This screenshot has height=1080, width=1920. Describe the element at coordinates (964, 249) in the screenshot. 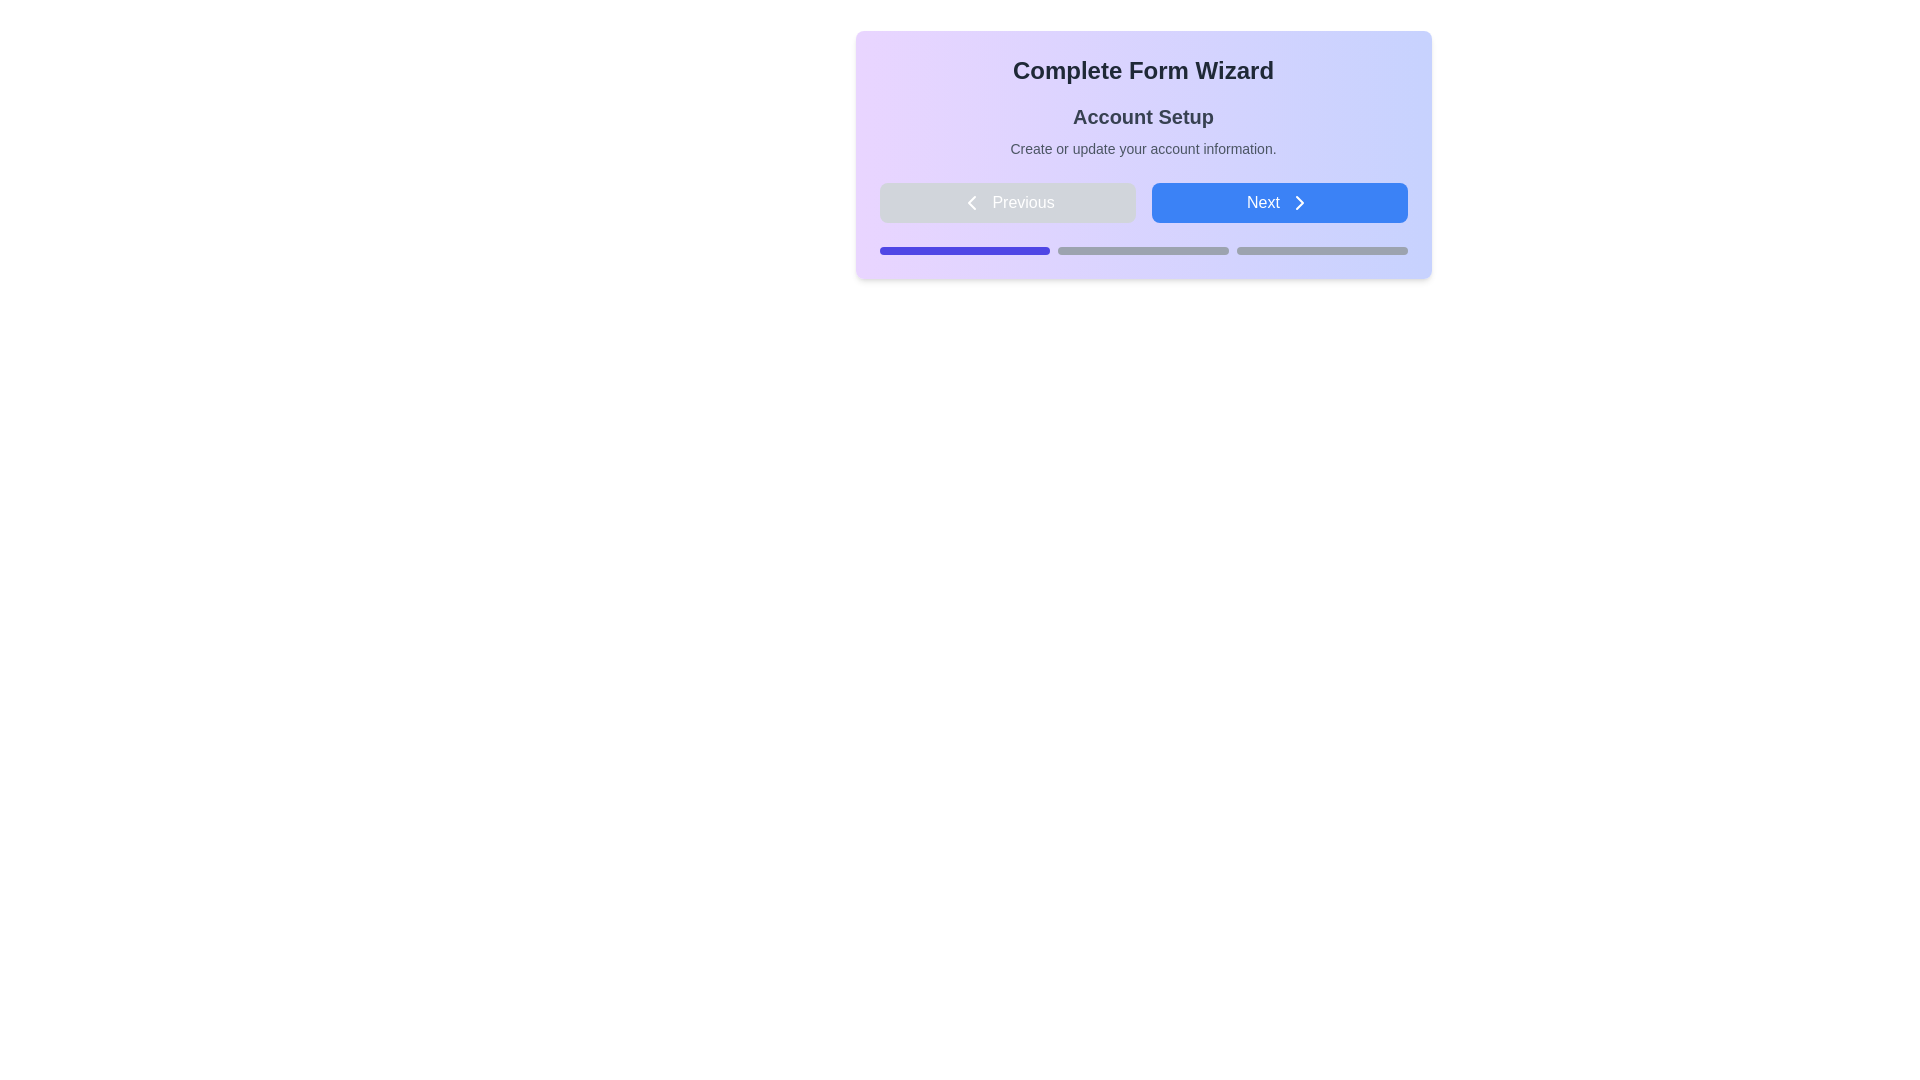

I see `the first progress indicator in the horizontal sequence below the 'Previous' and 'Next' buttons of the wizard interface` at that location.